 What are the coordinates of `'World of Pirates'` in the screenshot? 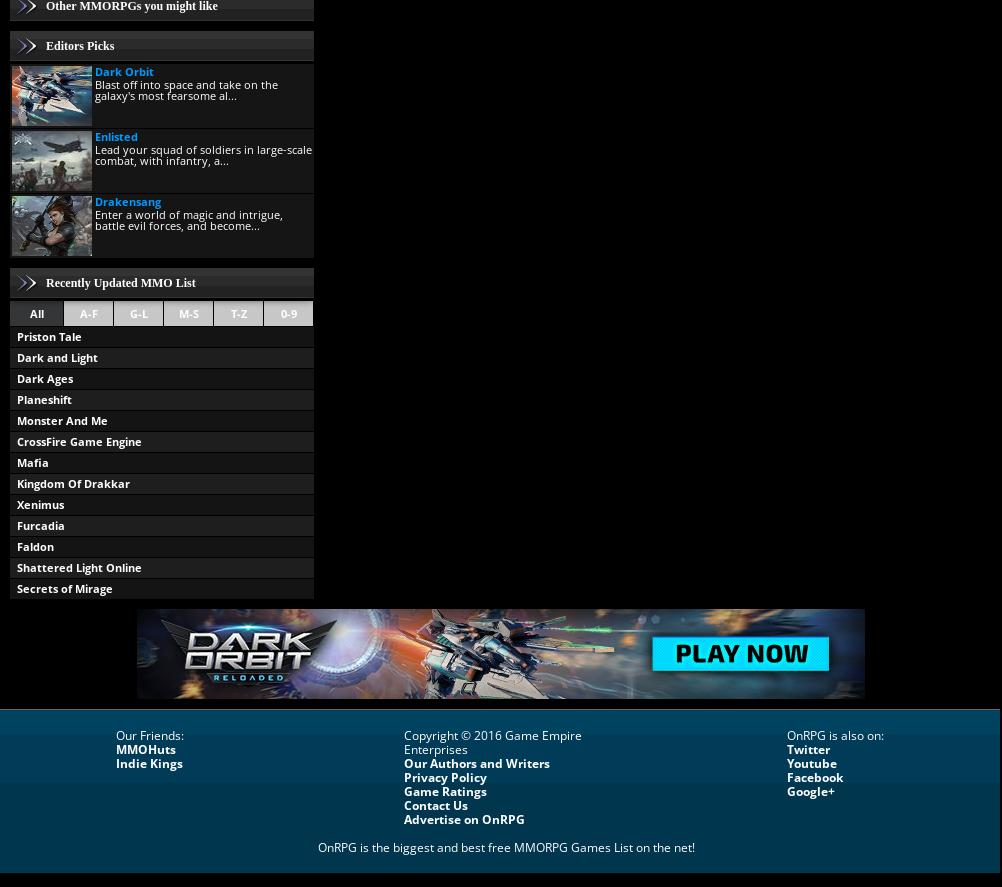 It's located at (17, 608).